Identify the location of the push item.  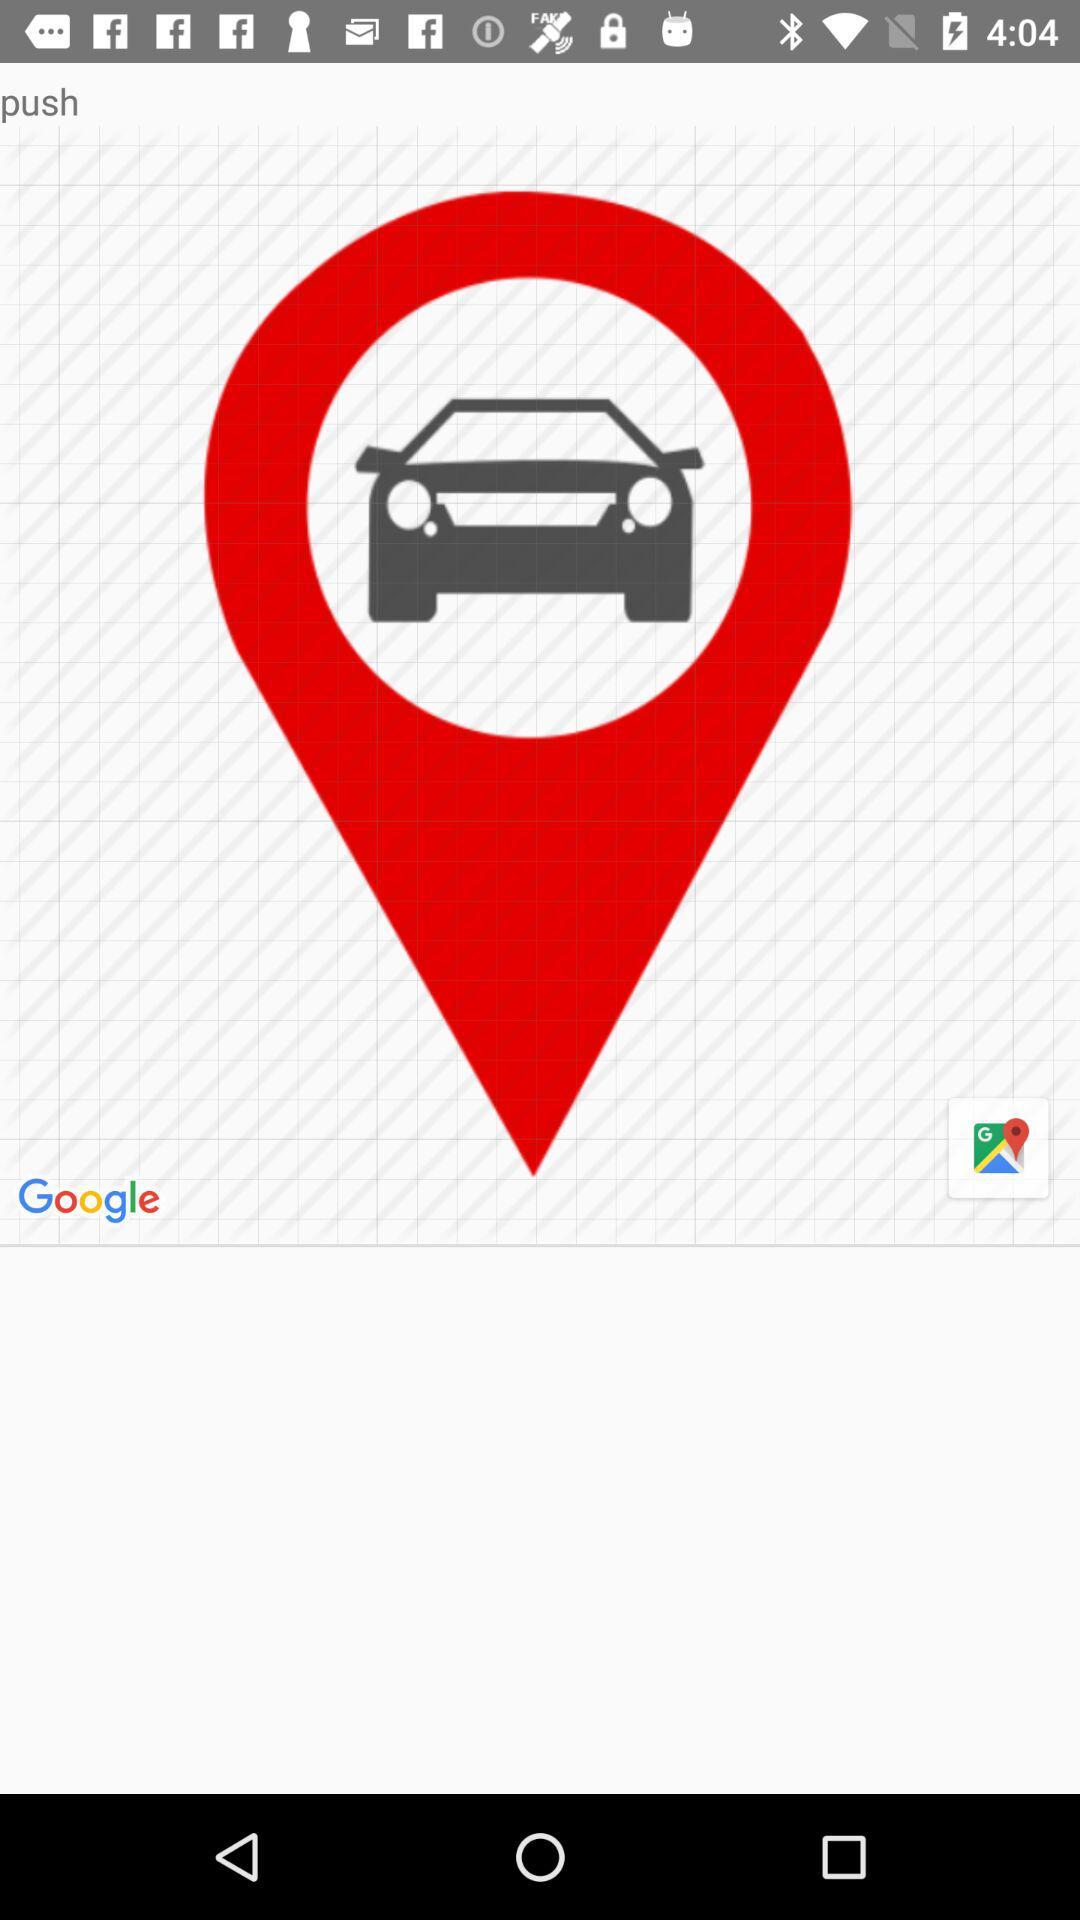
(540, 100).